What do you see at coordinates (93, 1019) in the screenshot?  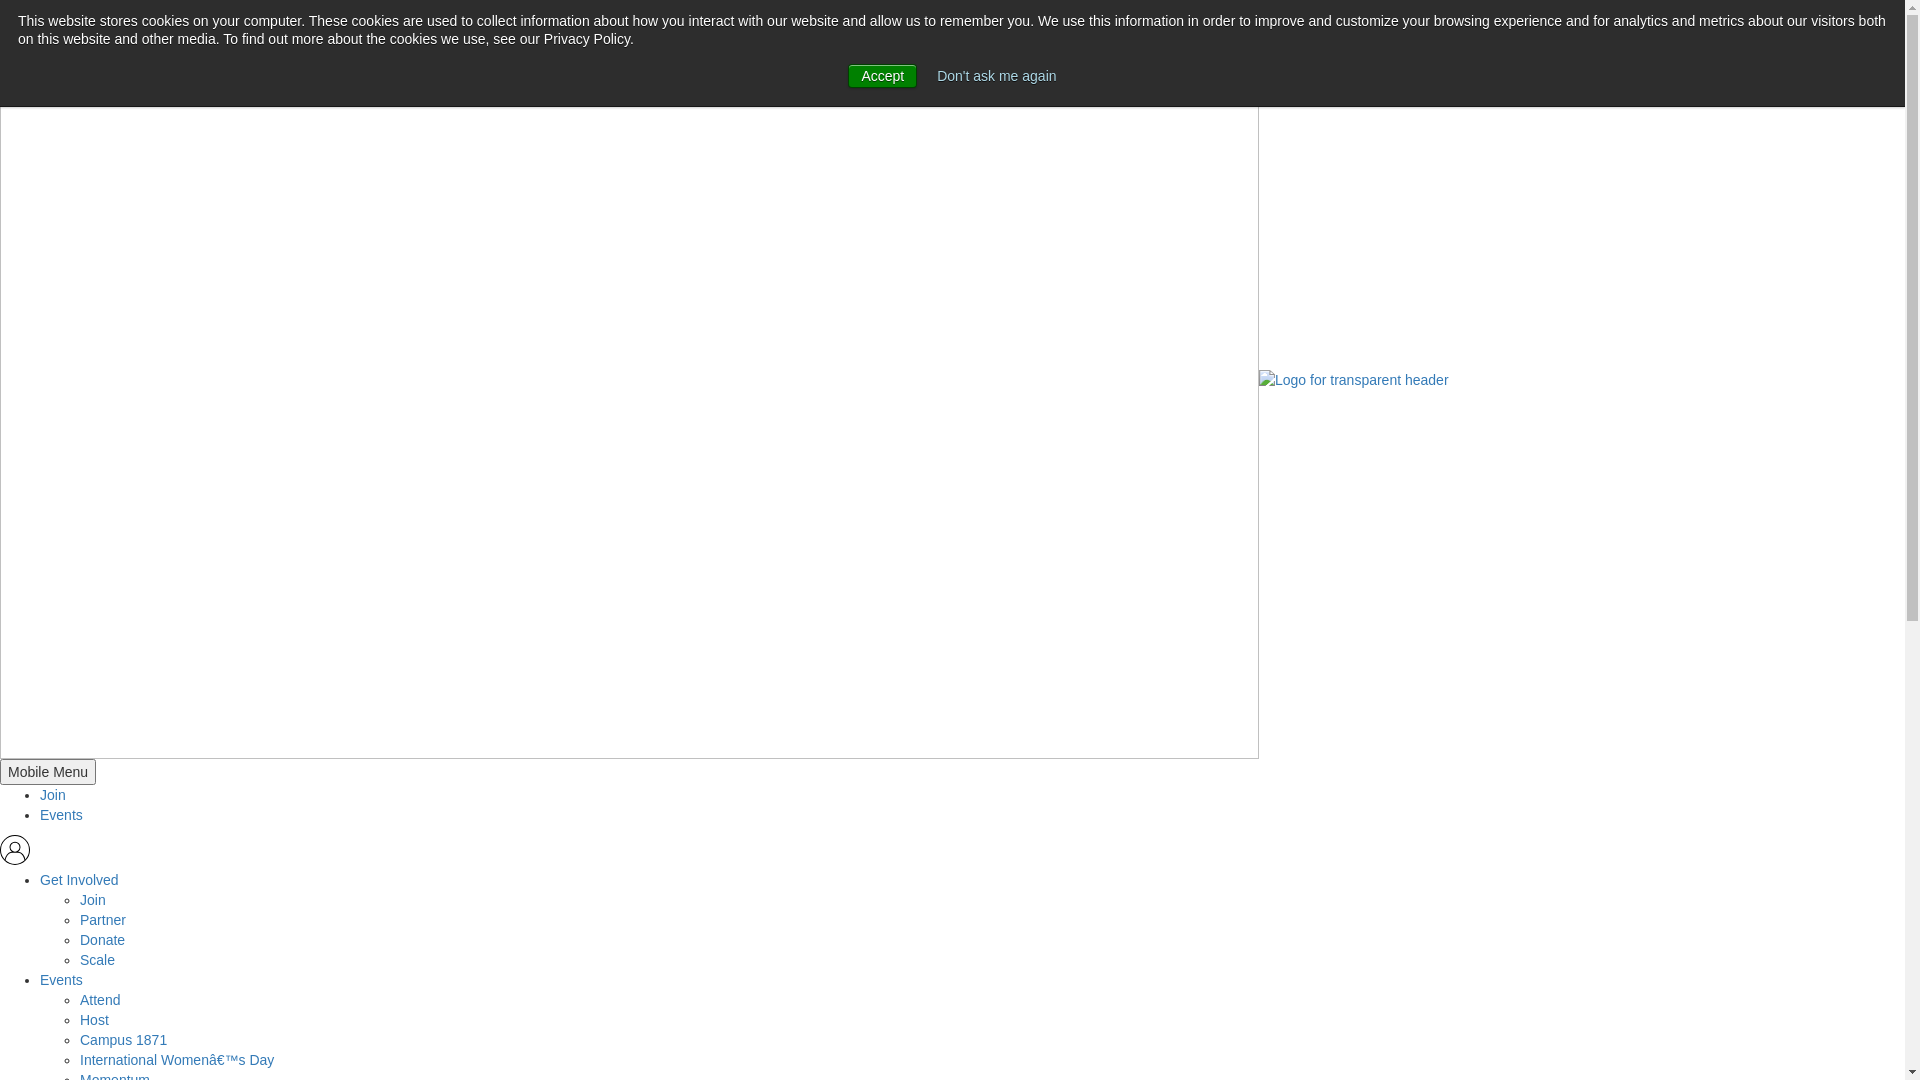 I see `'Host'` at bounding box center [93, 1019].